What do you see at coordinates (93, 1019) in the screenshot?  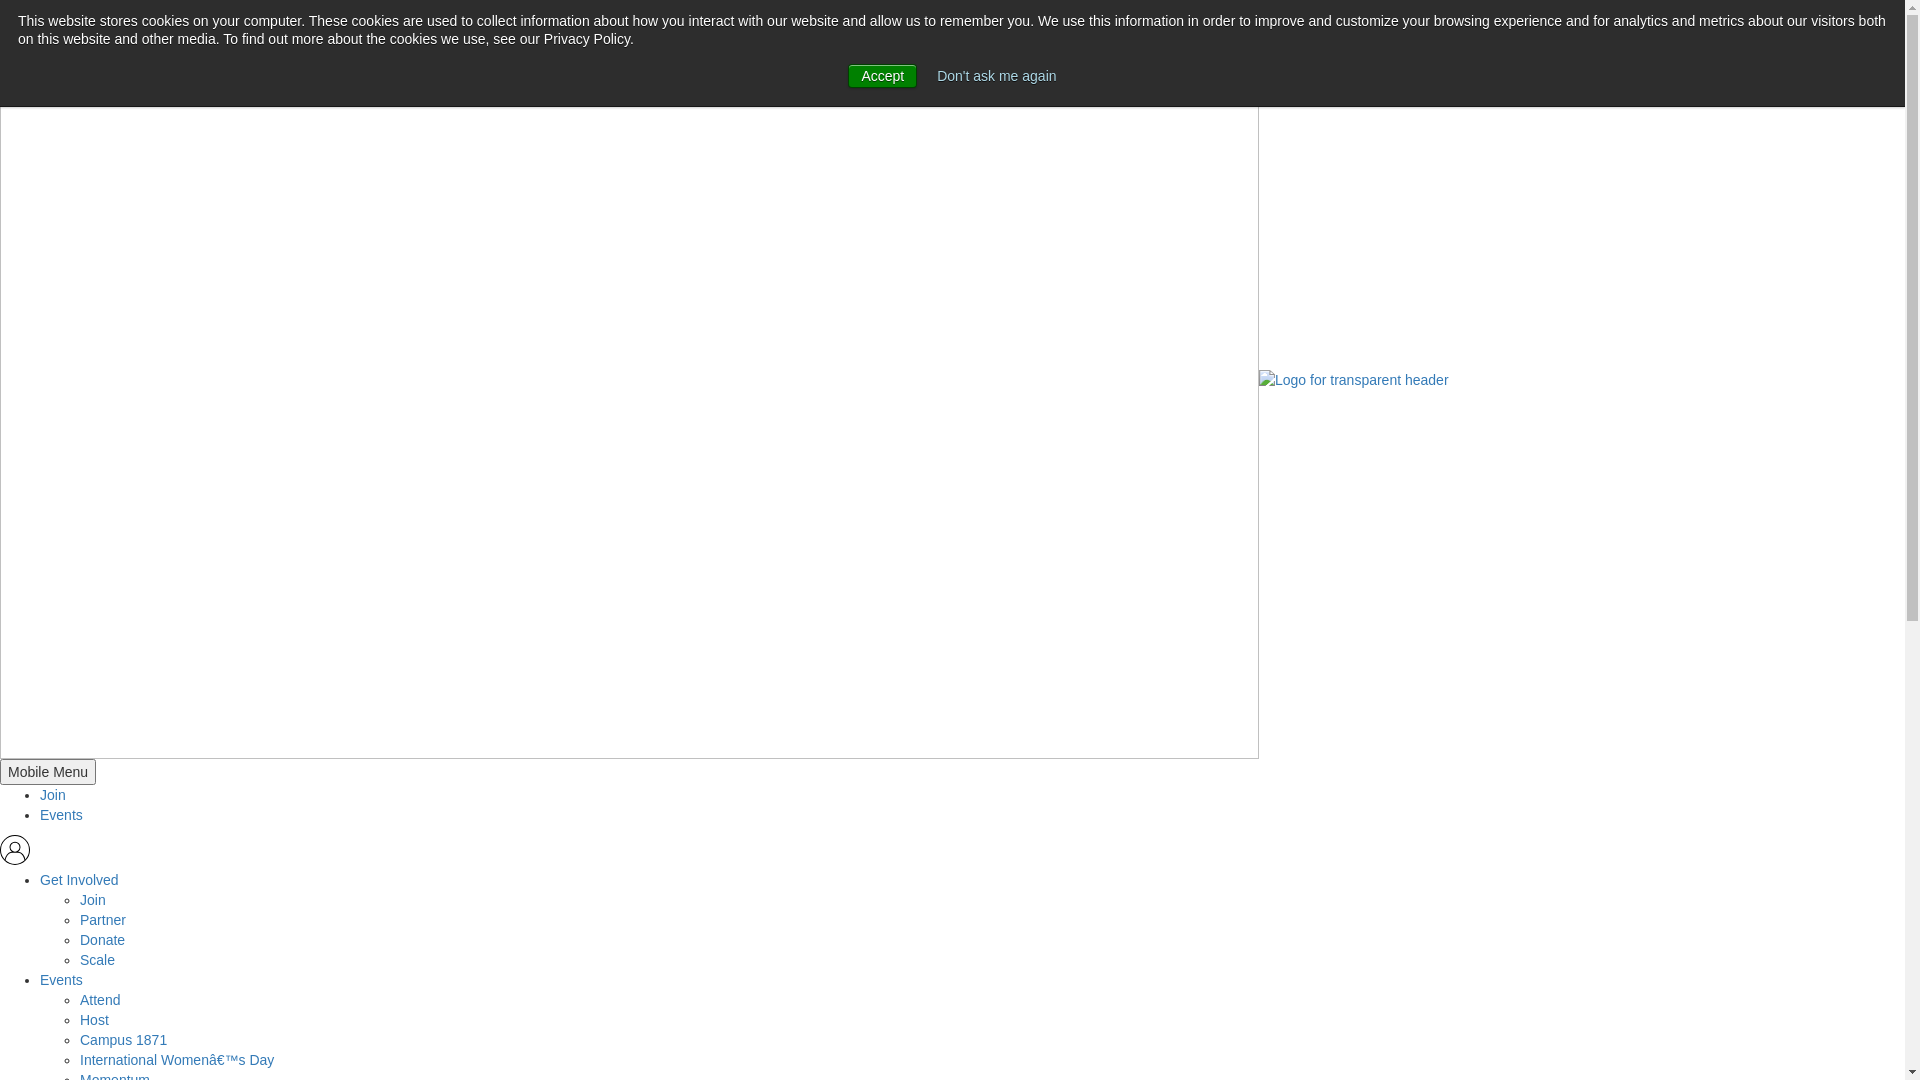 I see `'Host'` at bounding box center [93, 1019].